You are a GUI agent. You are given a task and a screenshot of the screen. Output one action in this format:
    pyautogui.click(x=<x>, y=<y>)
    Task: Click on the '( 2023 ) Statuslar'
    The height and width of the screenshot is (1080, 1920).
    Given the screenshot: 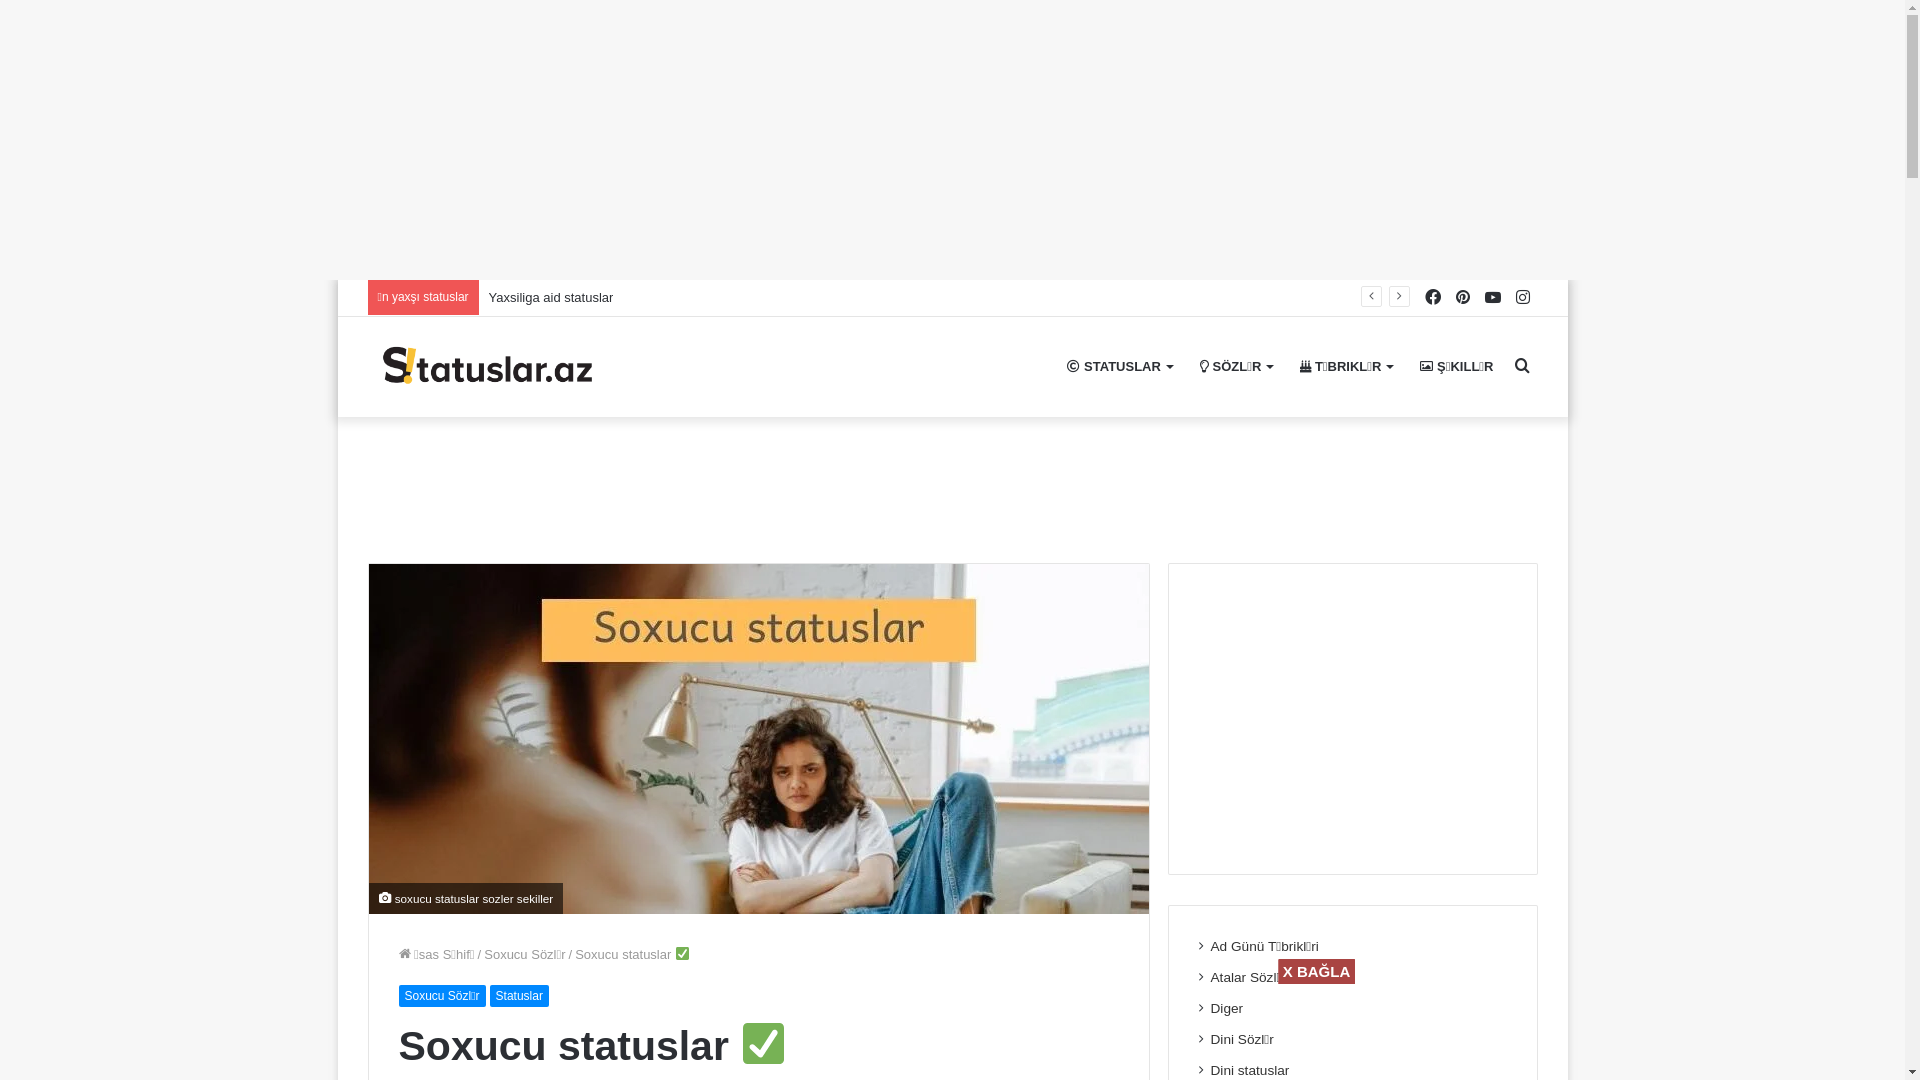 What is the action you would take?
    pyautogui.click(x=485, y=366)
    